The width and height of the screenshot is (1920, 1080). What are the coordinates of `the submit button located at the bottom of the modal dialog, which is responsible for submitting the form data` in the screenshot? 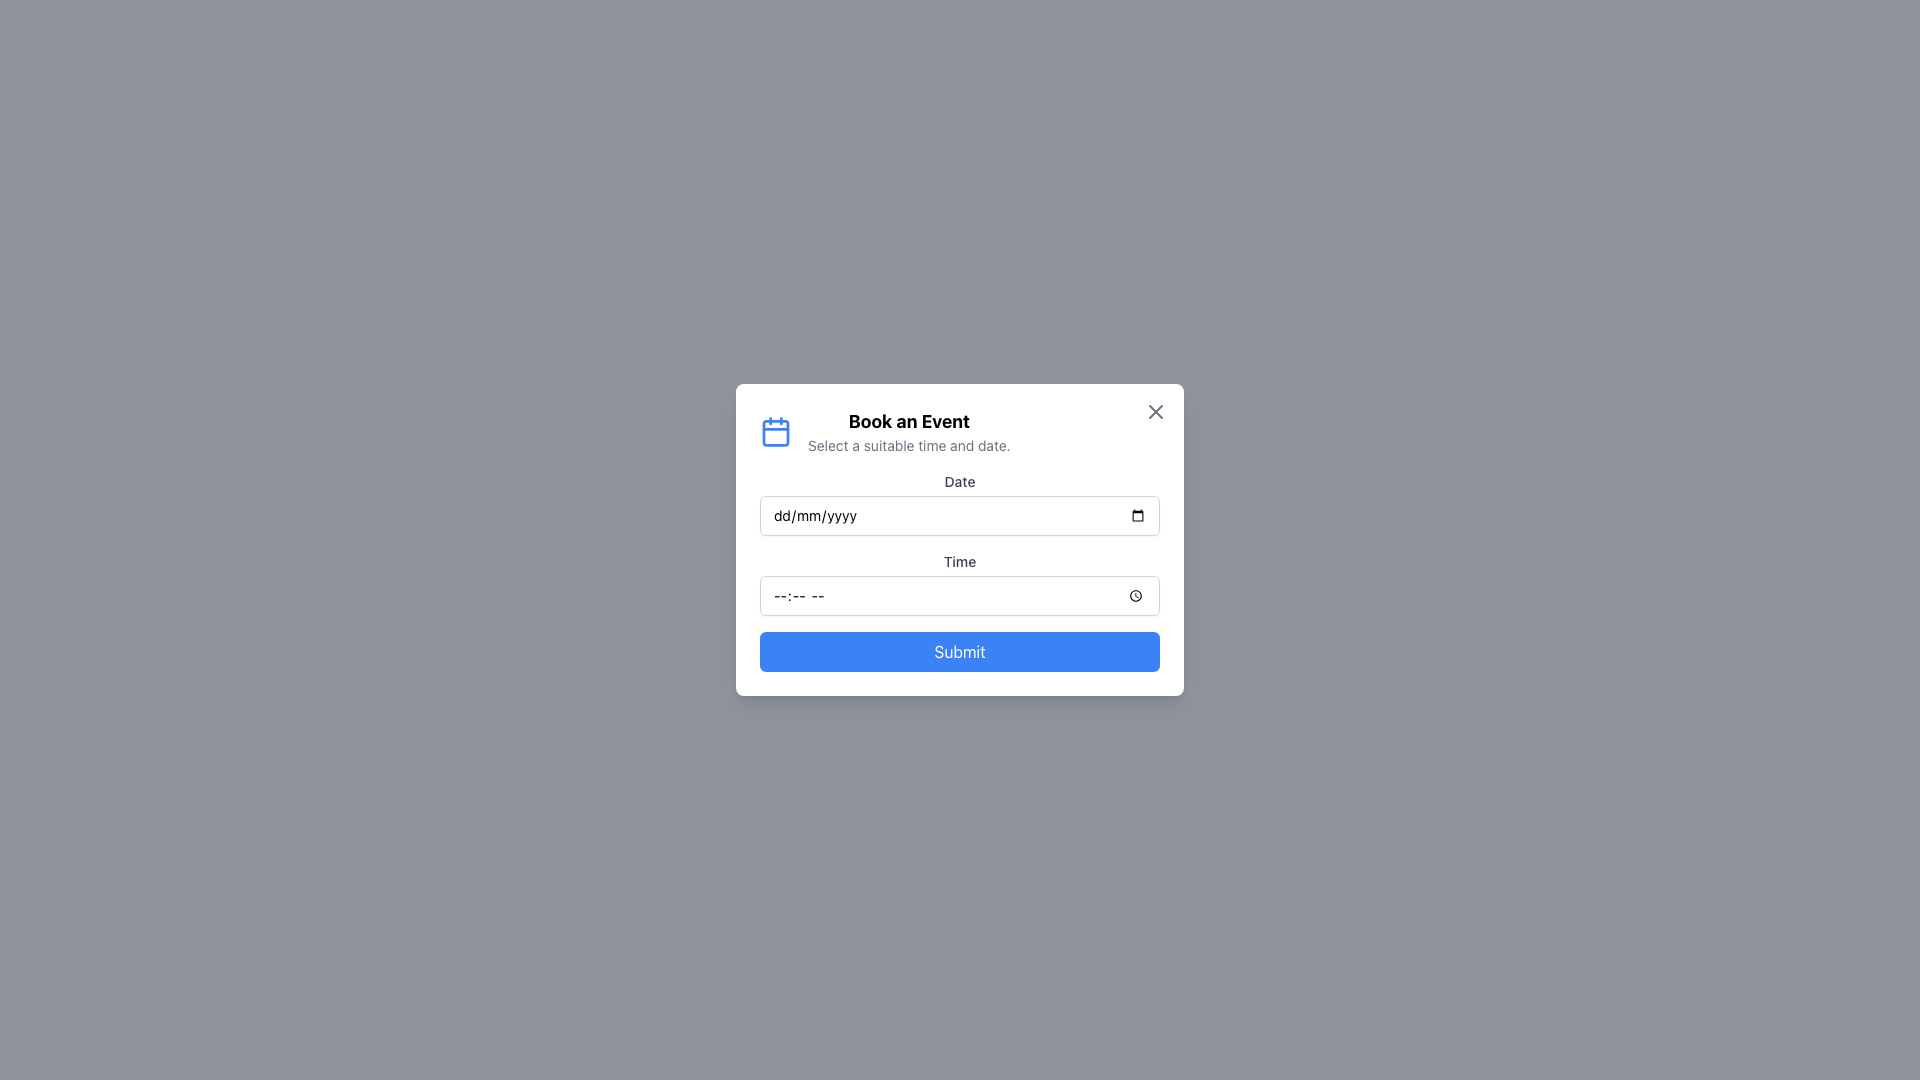 It's located at (960, 651).